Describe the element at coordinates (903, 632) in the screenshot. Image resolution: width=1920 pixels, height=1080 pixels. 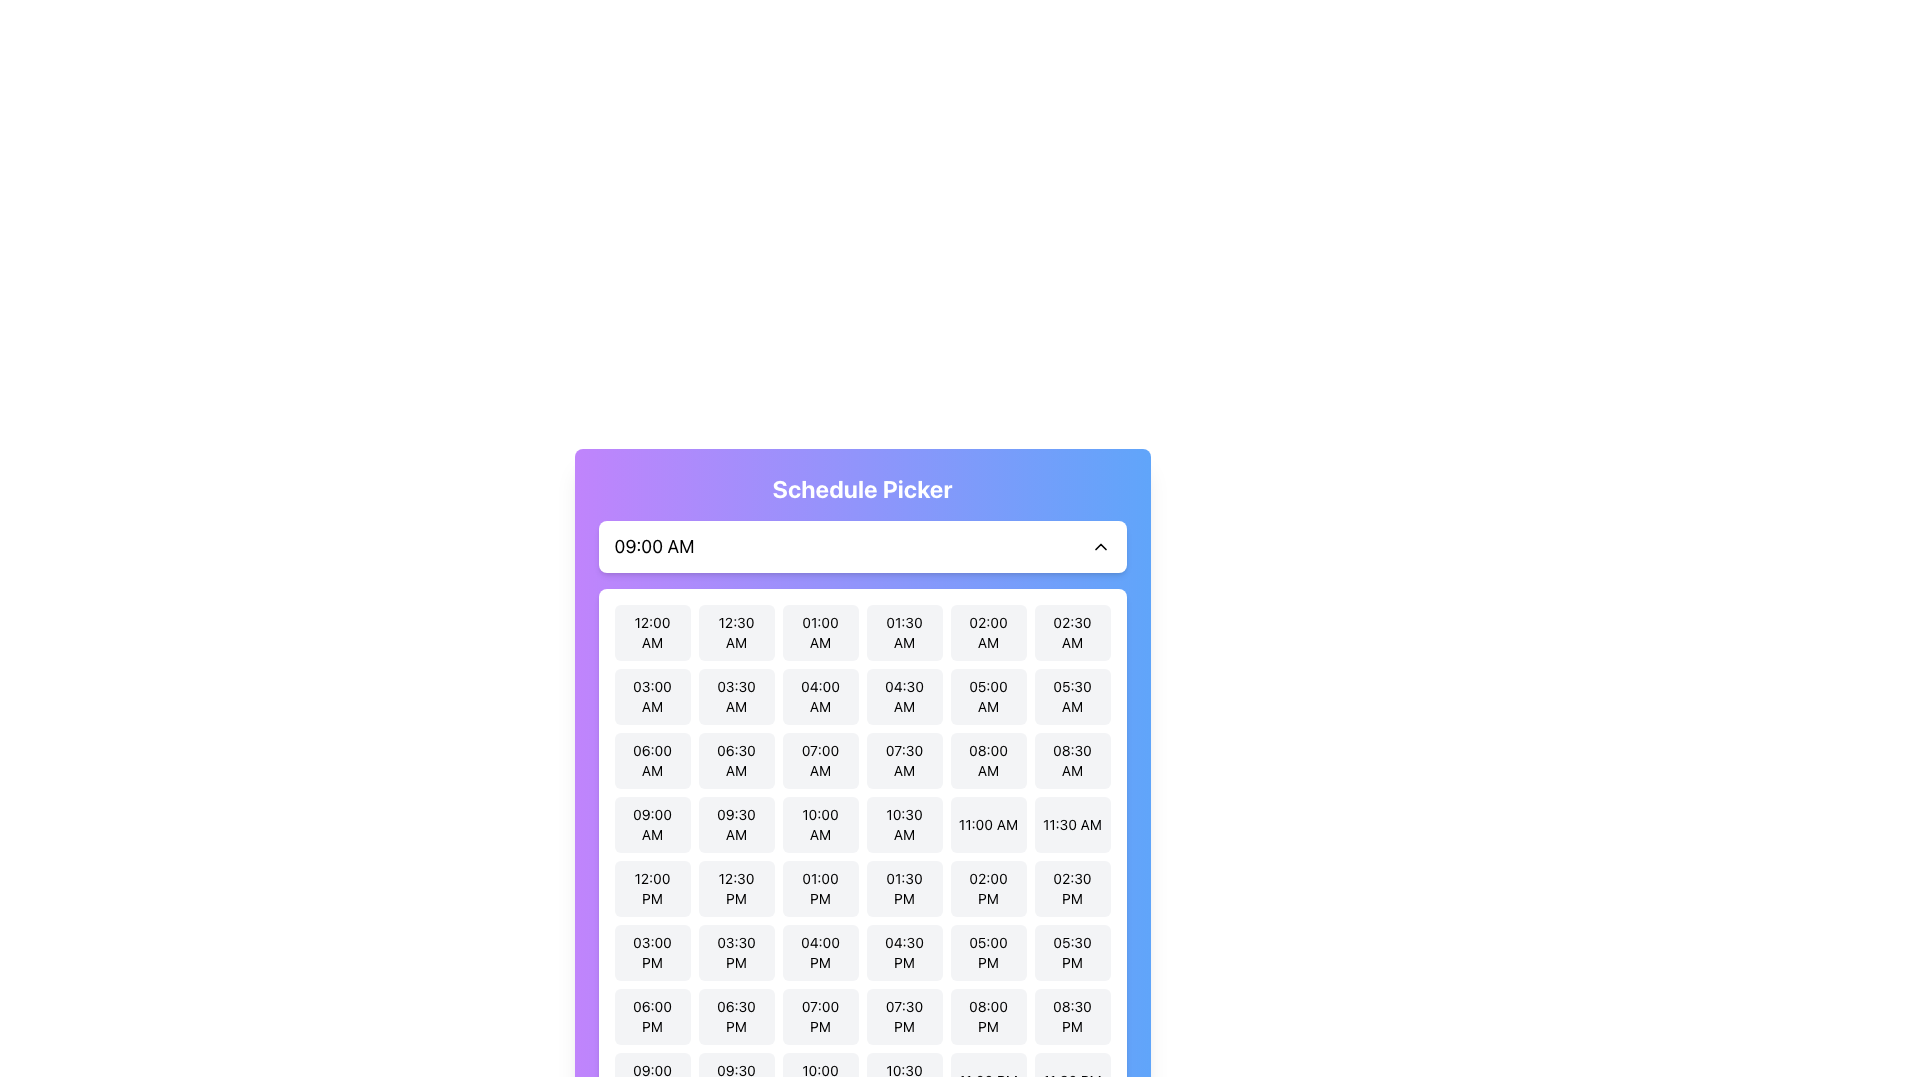
I see `the selectable time slot button for '01:30 AM' in the Schedule Picker` at that location.